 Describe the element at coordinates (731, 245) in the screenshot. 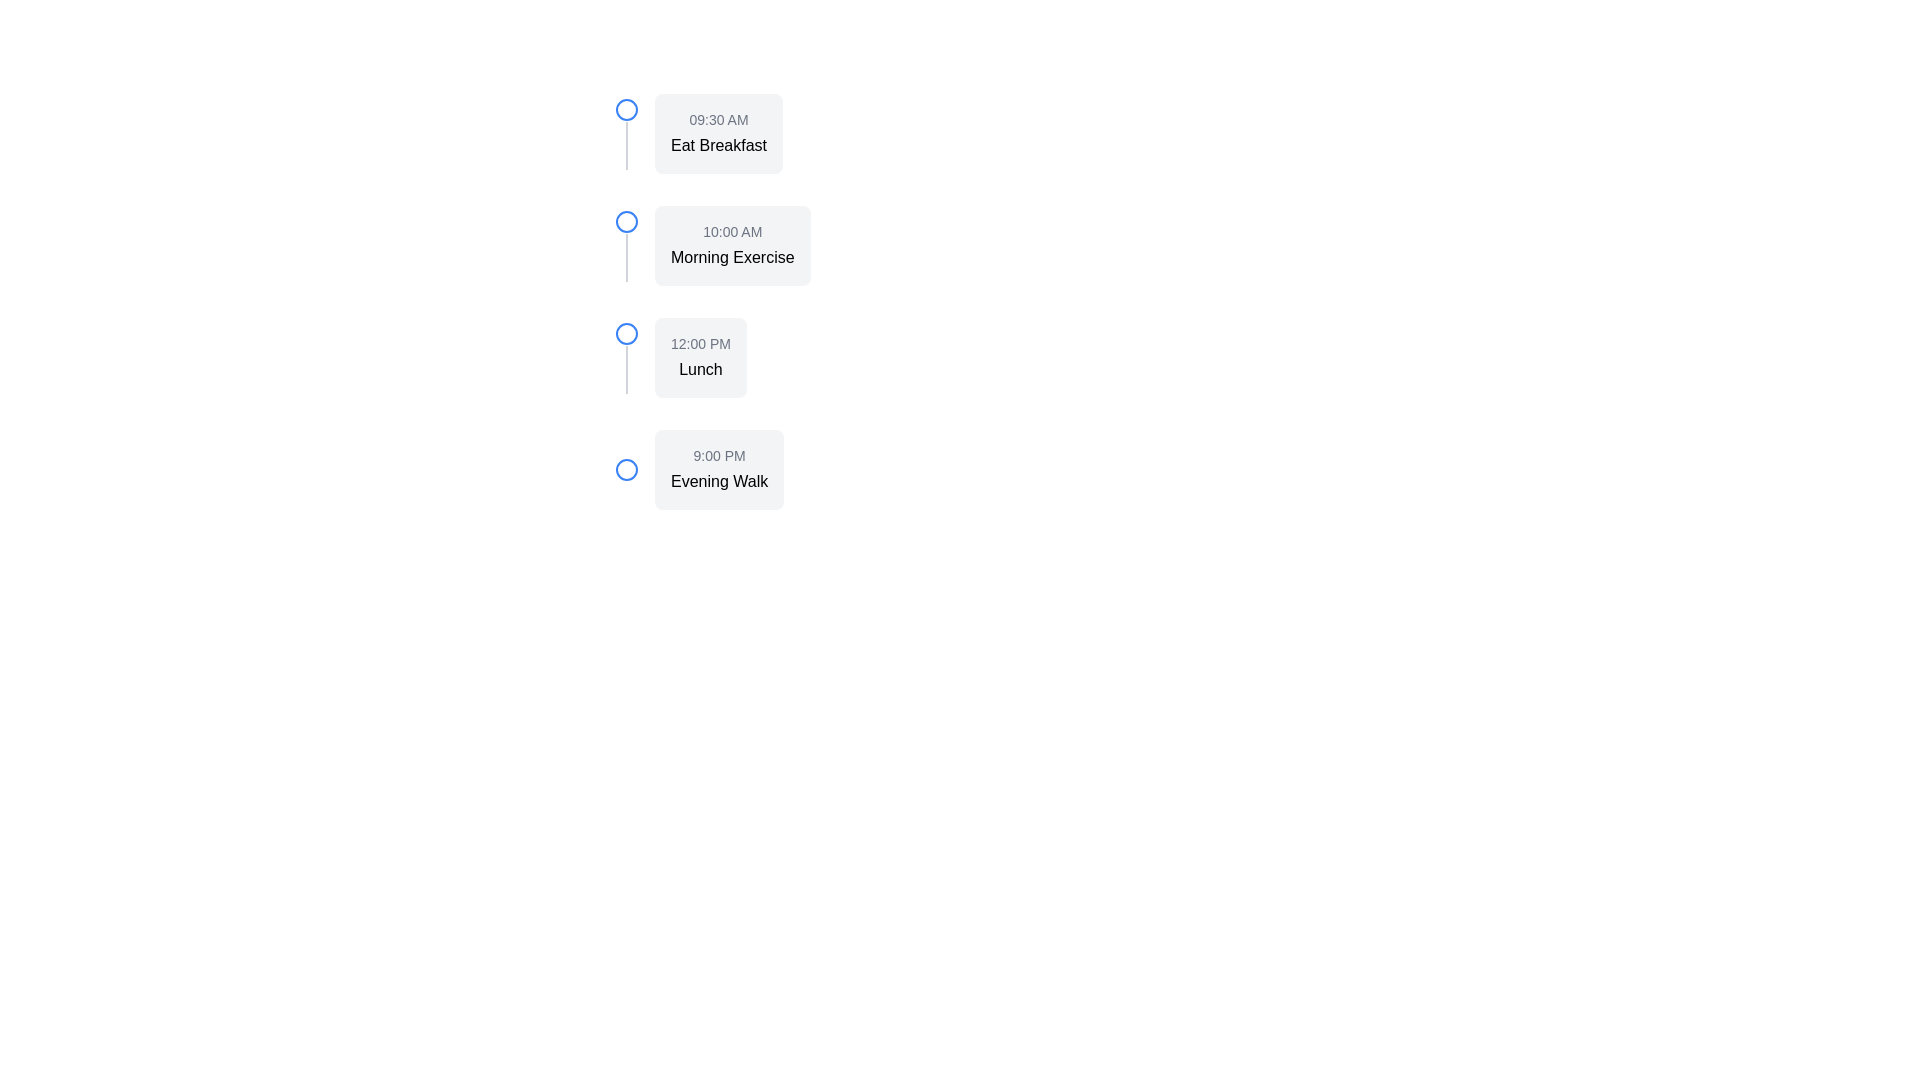

I see `the second card in the vertical timeline that displays '10:00 AM' and 'Morning Exercise'` at that location.